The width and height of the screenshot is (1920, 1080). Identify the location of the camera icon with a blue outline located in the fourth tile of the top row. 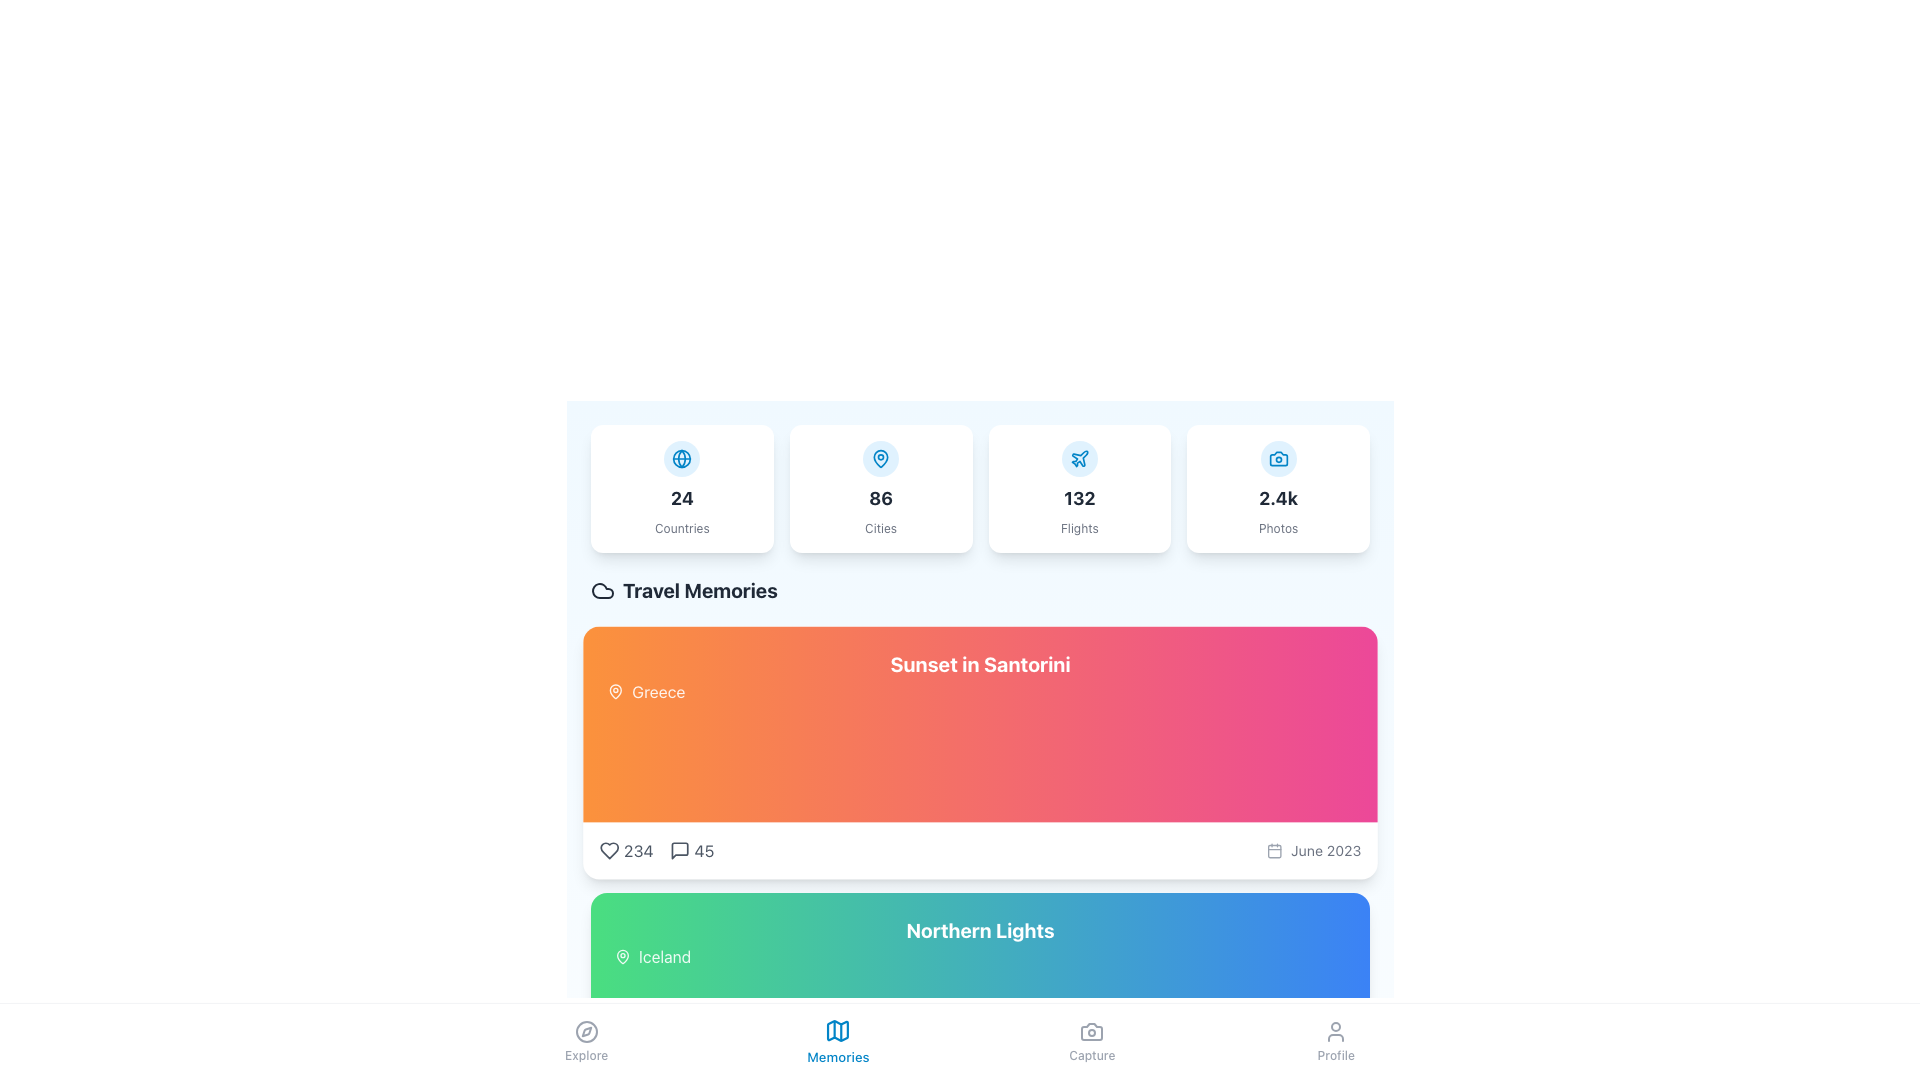
(1277, 459).